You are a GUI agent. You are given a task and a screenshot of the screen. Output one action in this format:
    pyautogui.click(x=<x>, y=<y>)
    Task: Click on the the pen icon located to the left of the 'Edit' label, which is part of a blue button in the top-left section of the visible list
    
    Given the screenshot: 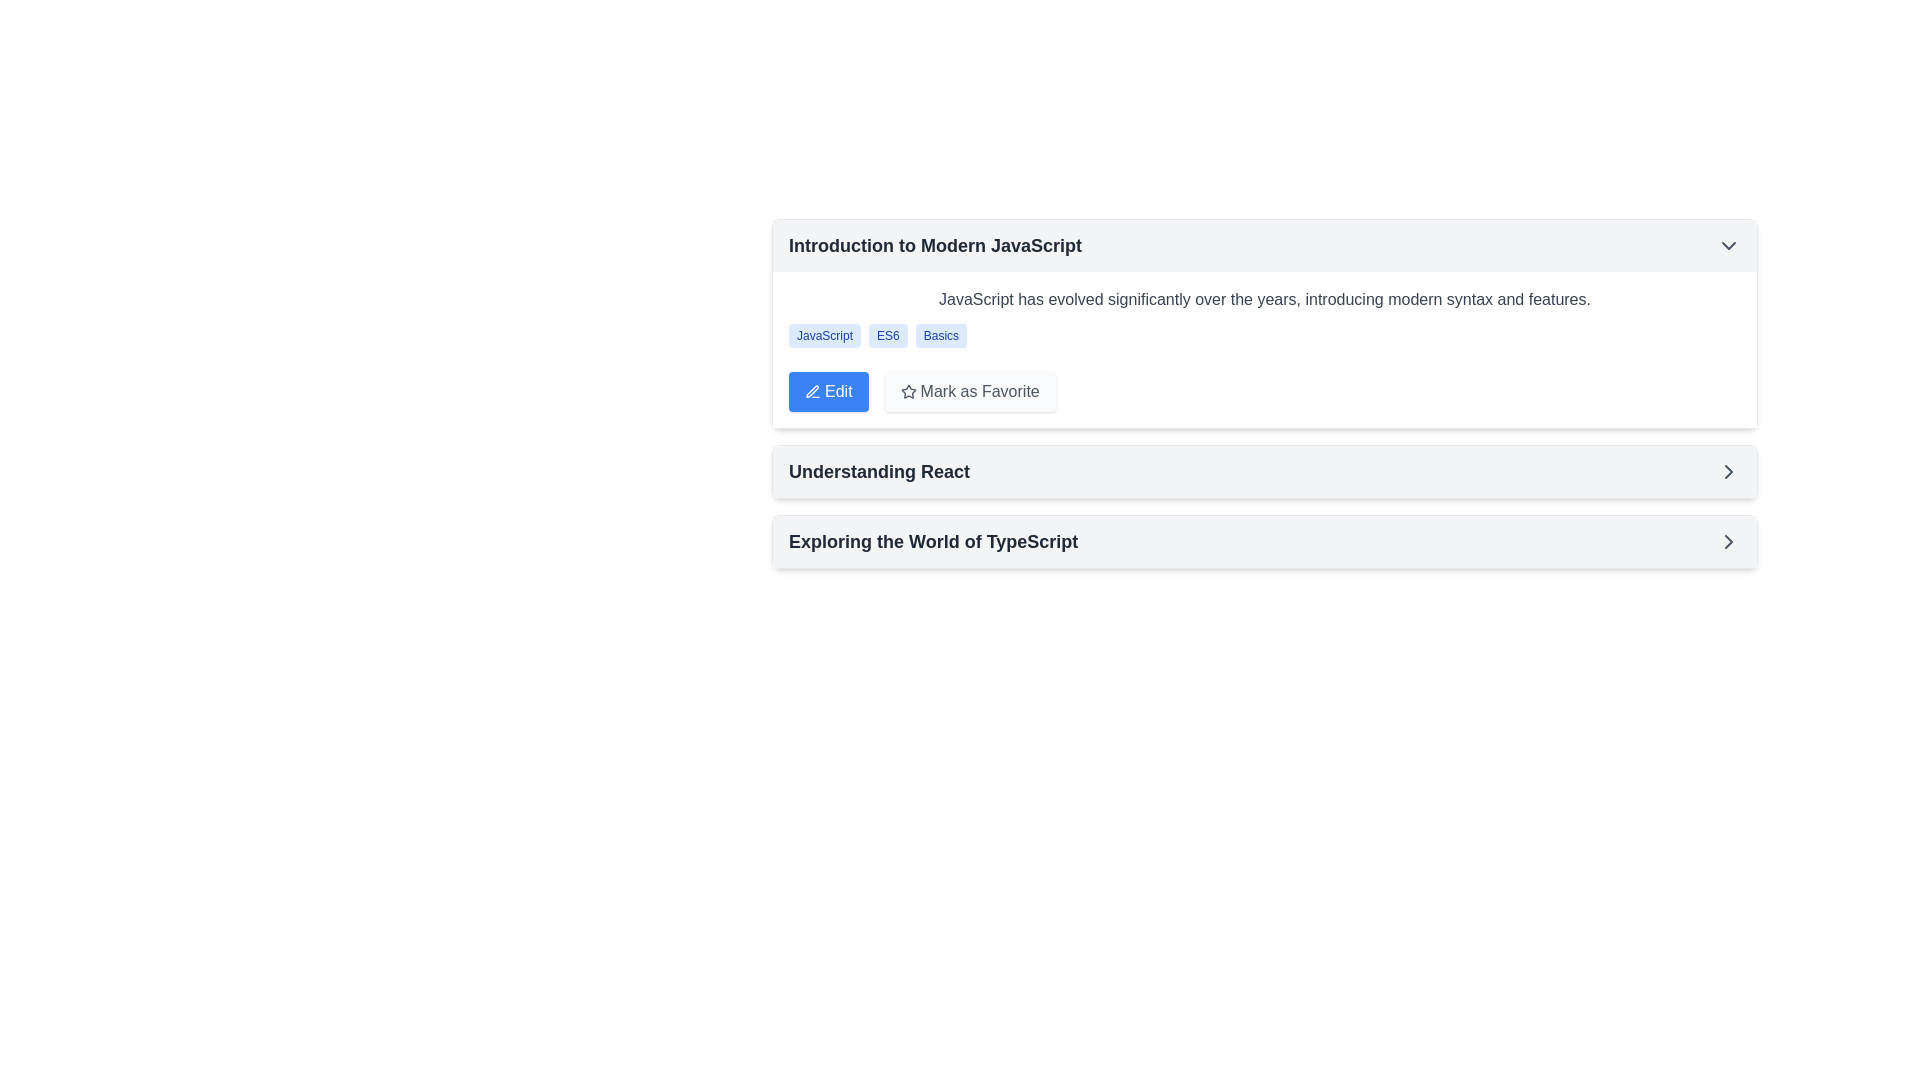 What is the action you would take?
    pyautogui.click(x=812, y=392)
    